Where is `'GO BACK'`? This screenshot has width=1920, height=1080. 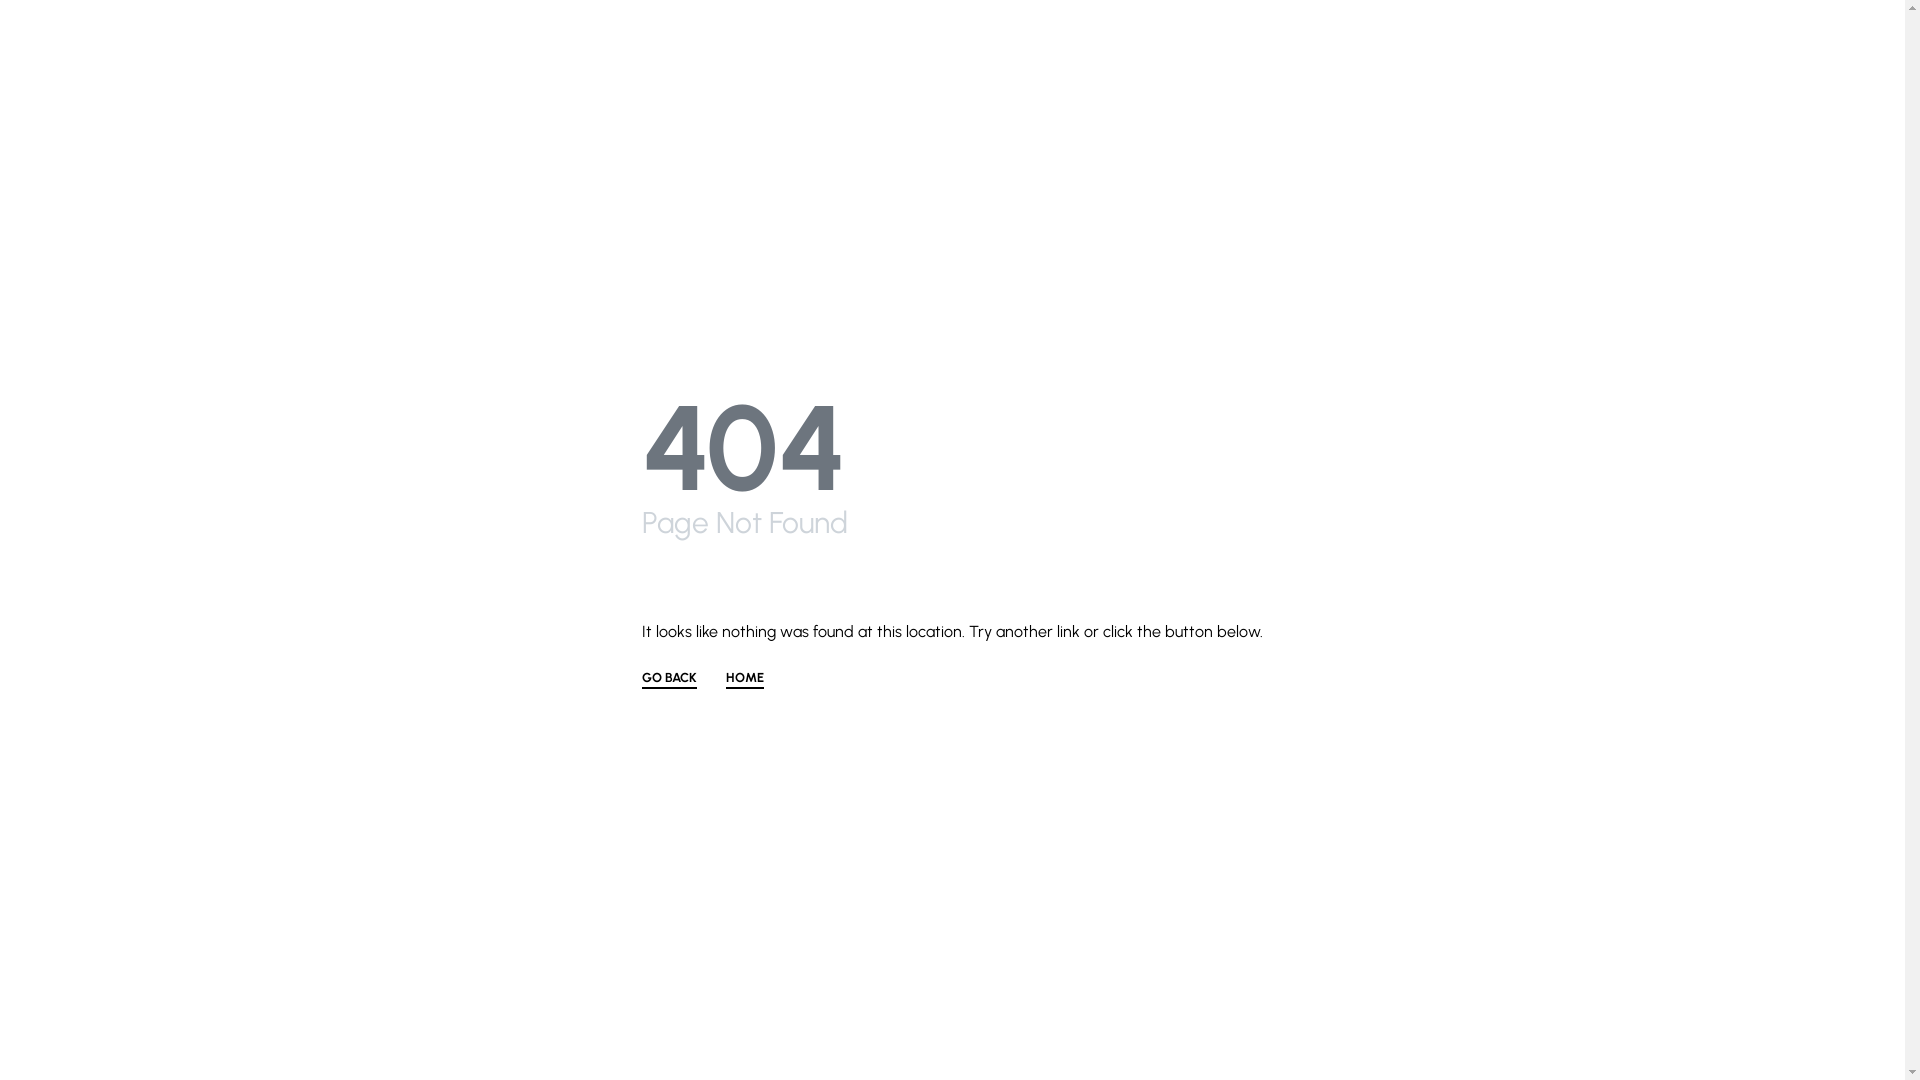
'GO BACK' is located at coordinates (669, 678).